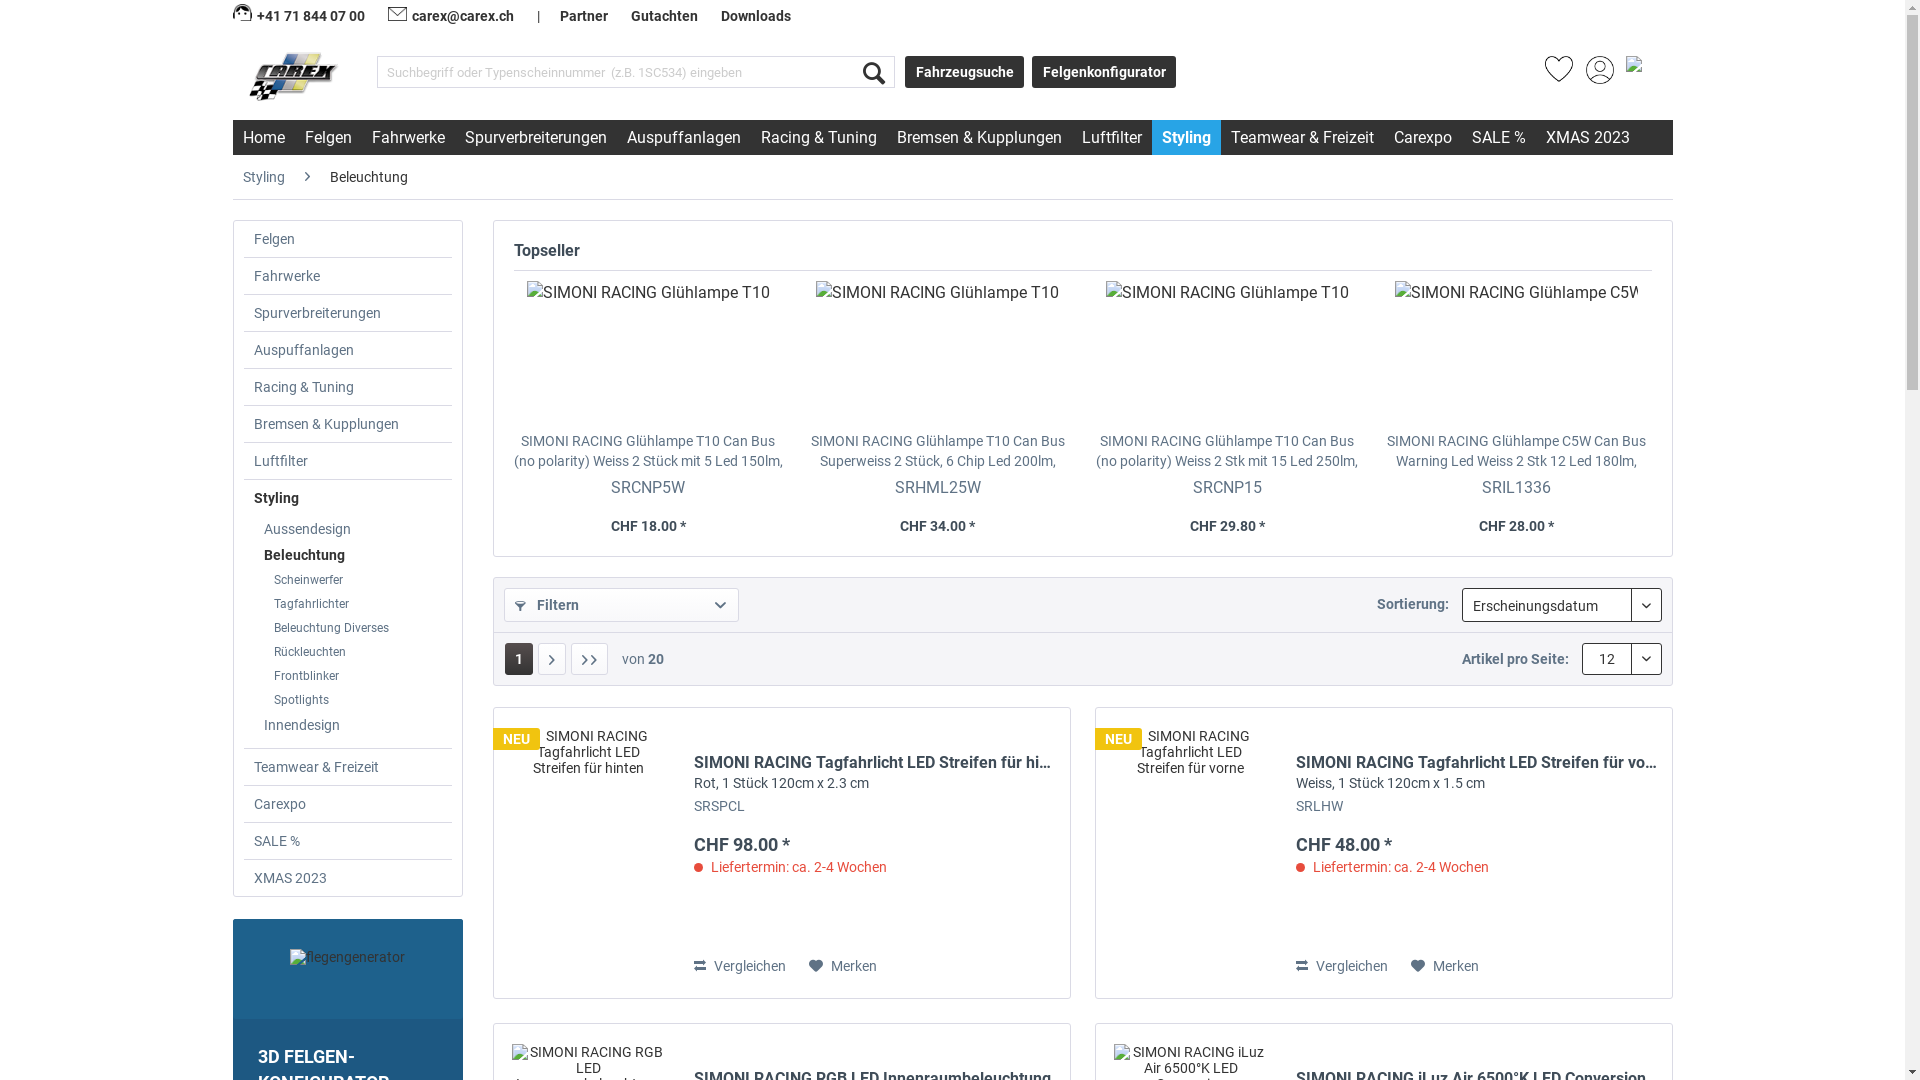 This screenshot has height=1080, width=1920. Describe the element at coordinates (1622, 75) in the screenshot. I see `'Warenkorb'` at that location.